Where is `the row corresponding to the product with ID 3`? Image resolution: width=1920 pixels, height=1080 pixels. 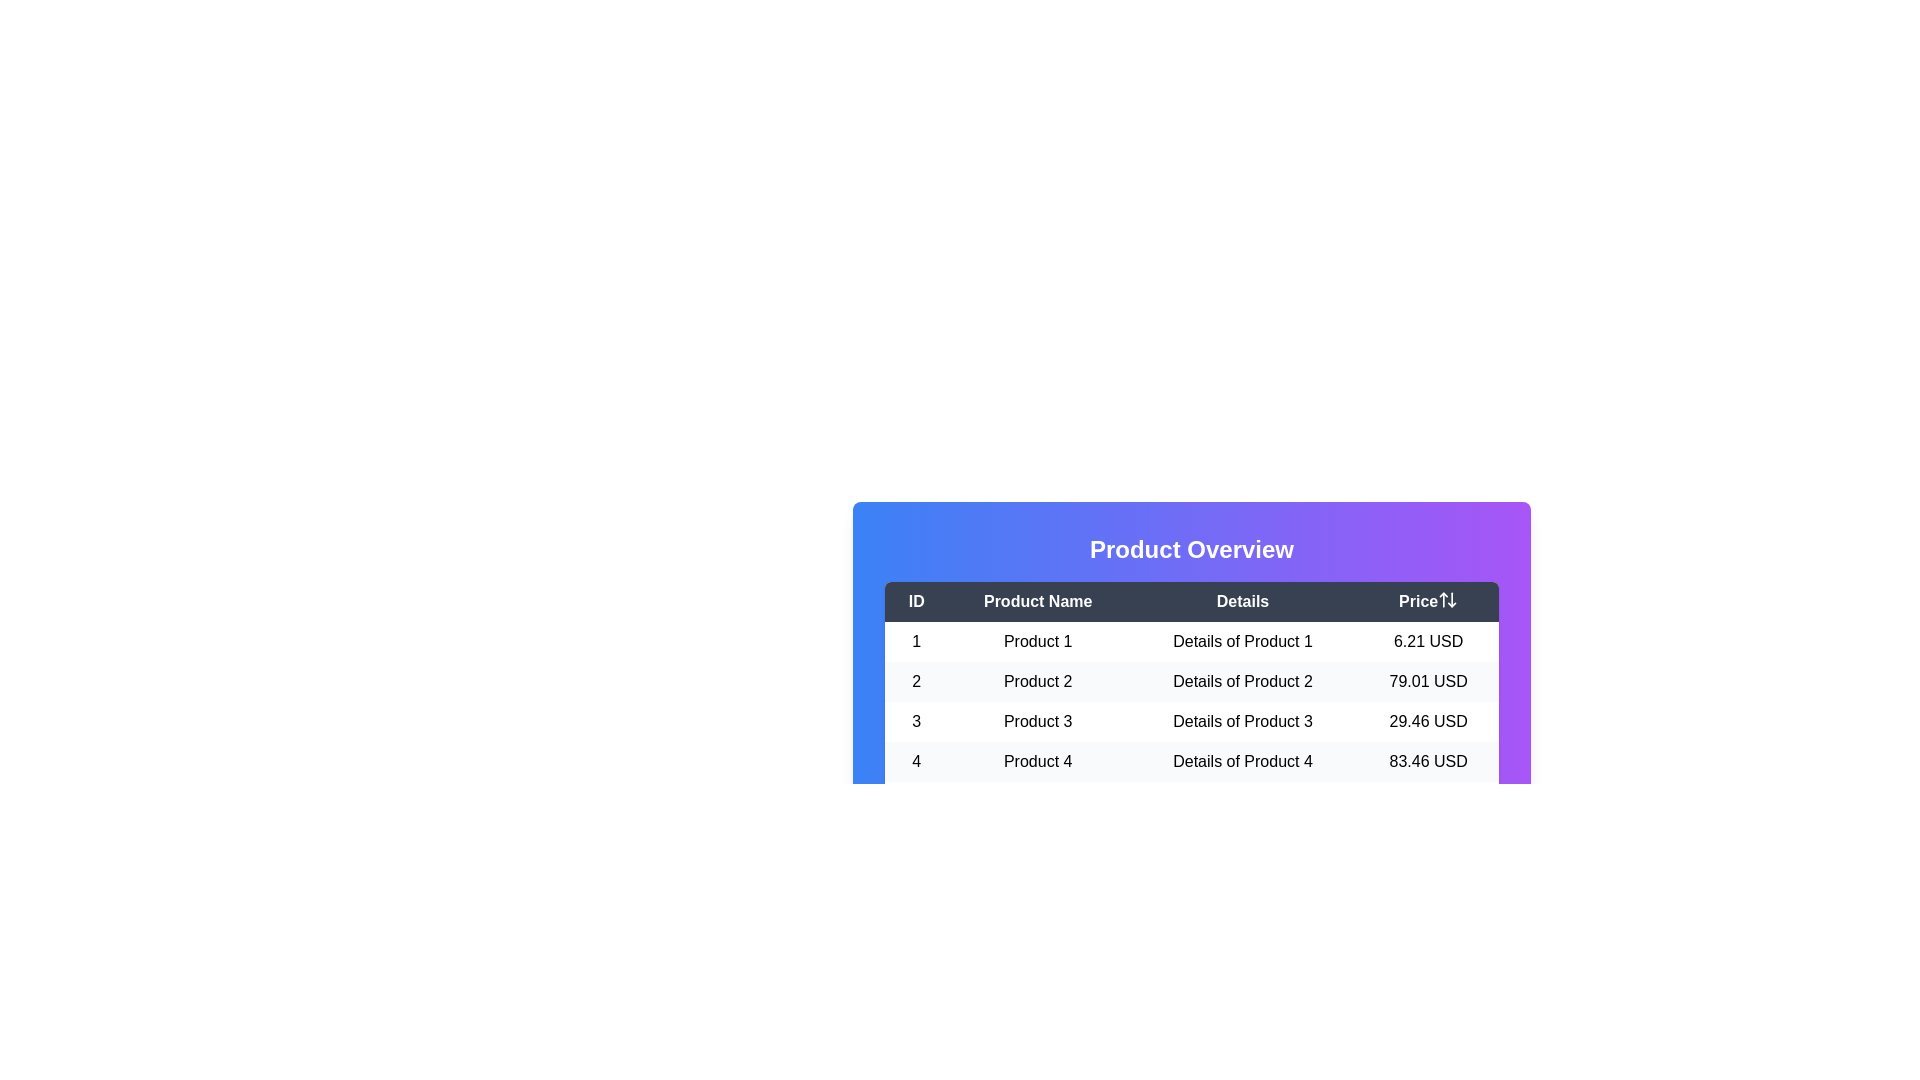
the row corresponding to the product with ID 3 is located at coordinates (1191, 721).